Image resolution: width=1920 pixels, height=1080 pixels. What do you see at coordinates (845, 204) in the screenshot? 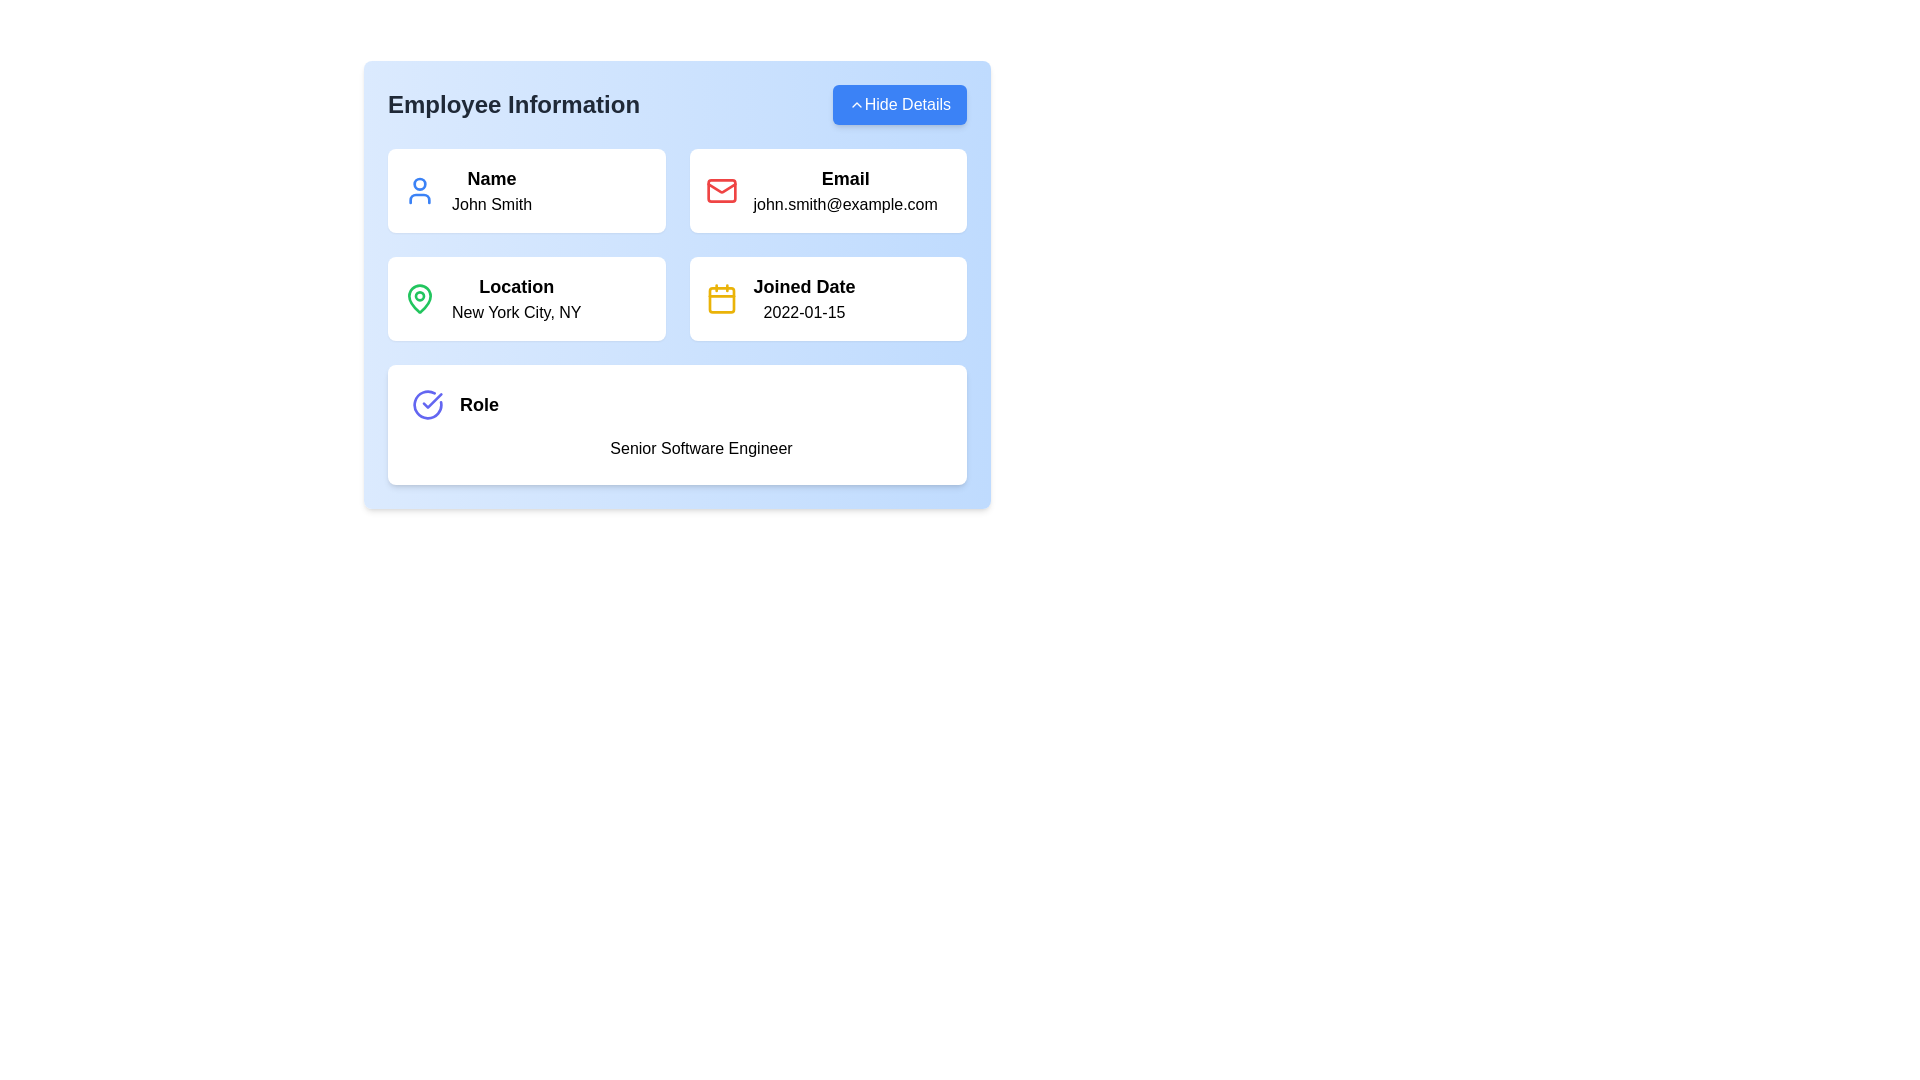
I see `the email address text label located in the second card of the Employee Information section, positioned below the 'Email' label and to the right of the red mail icon` at bounding box center [845, 204].